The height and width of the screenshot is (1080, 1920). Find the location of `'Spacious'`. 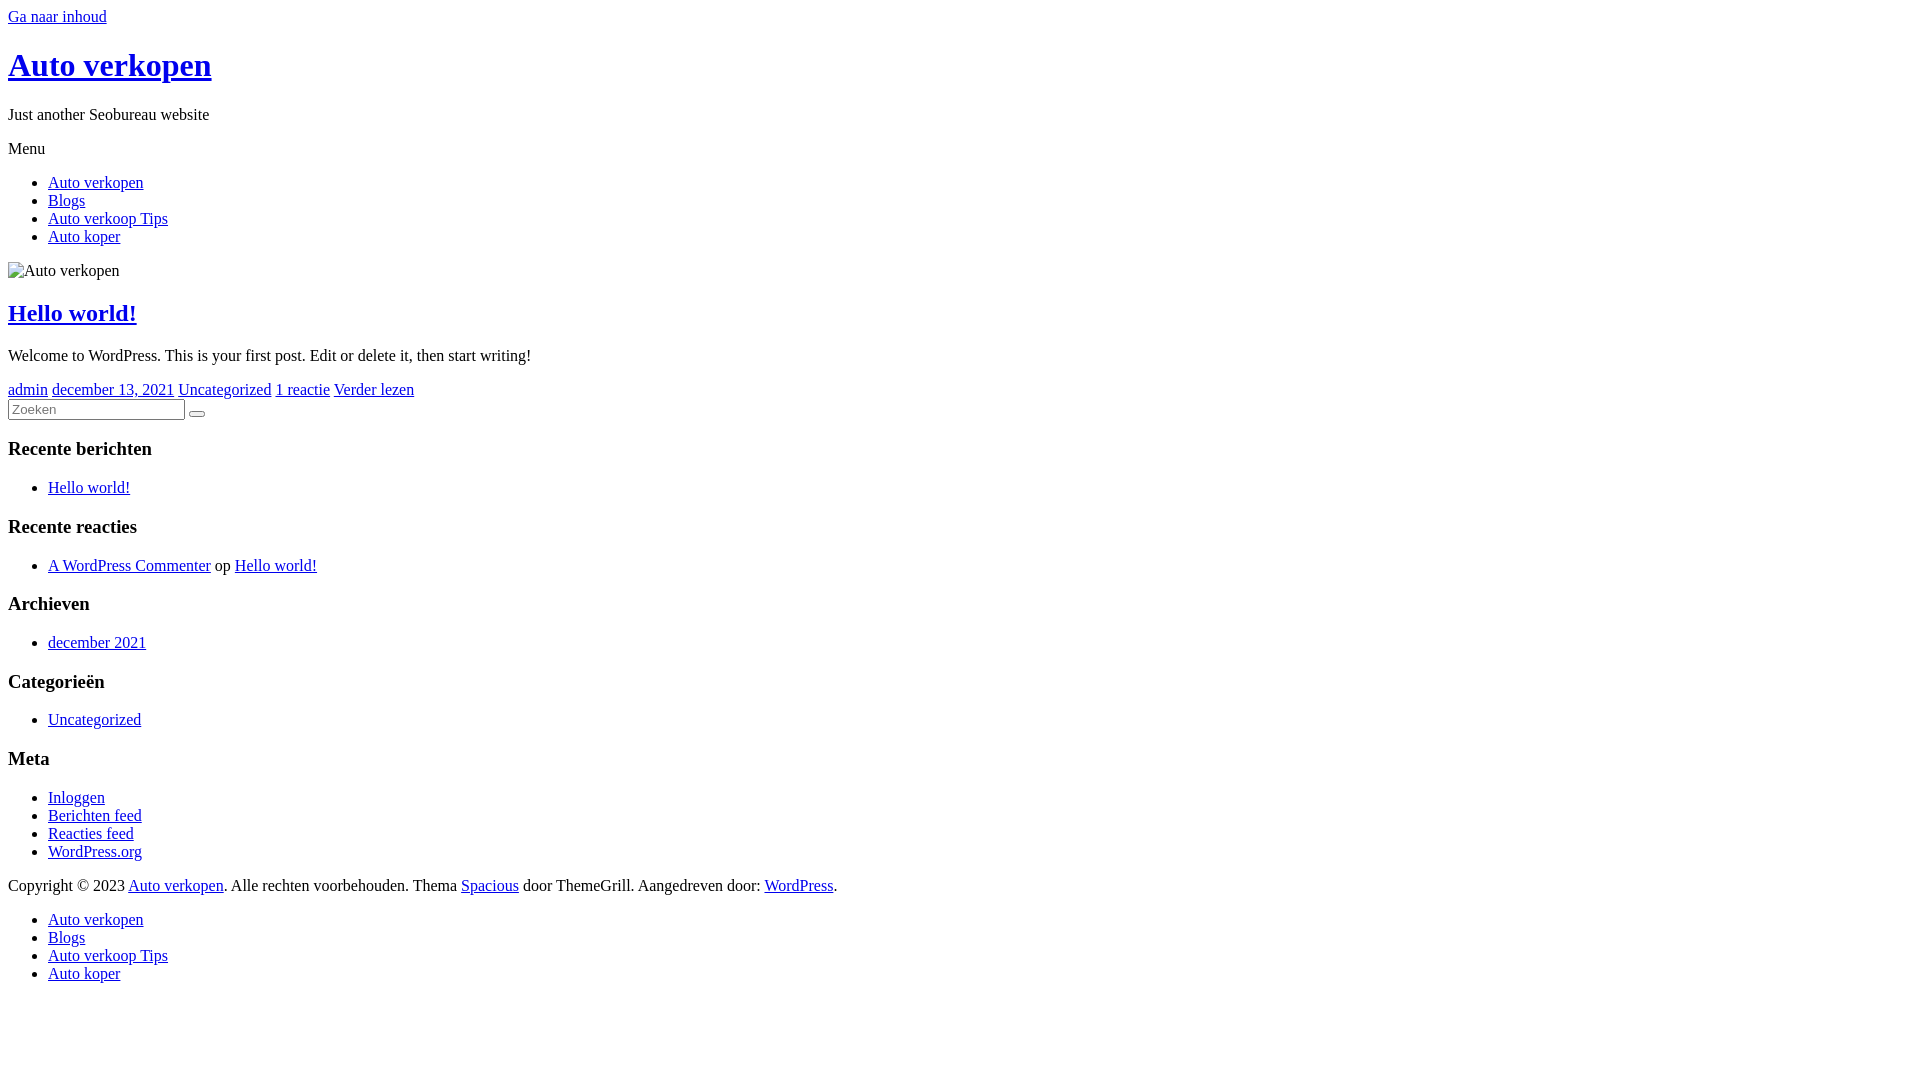

'Spacious' is located at coordinates (489, 884).